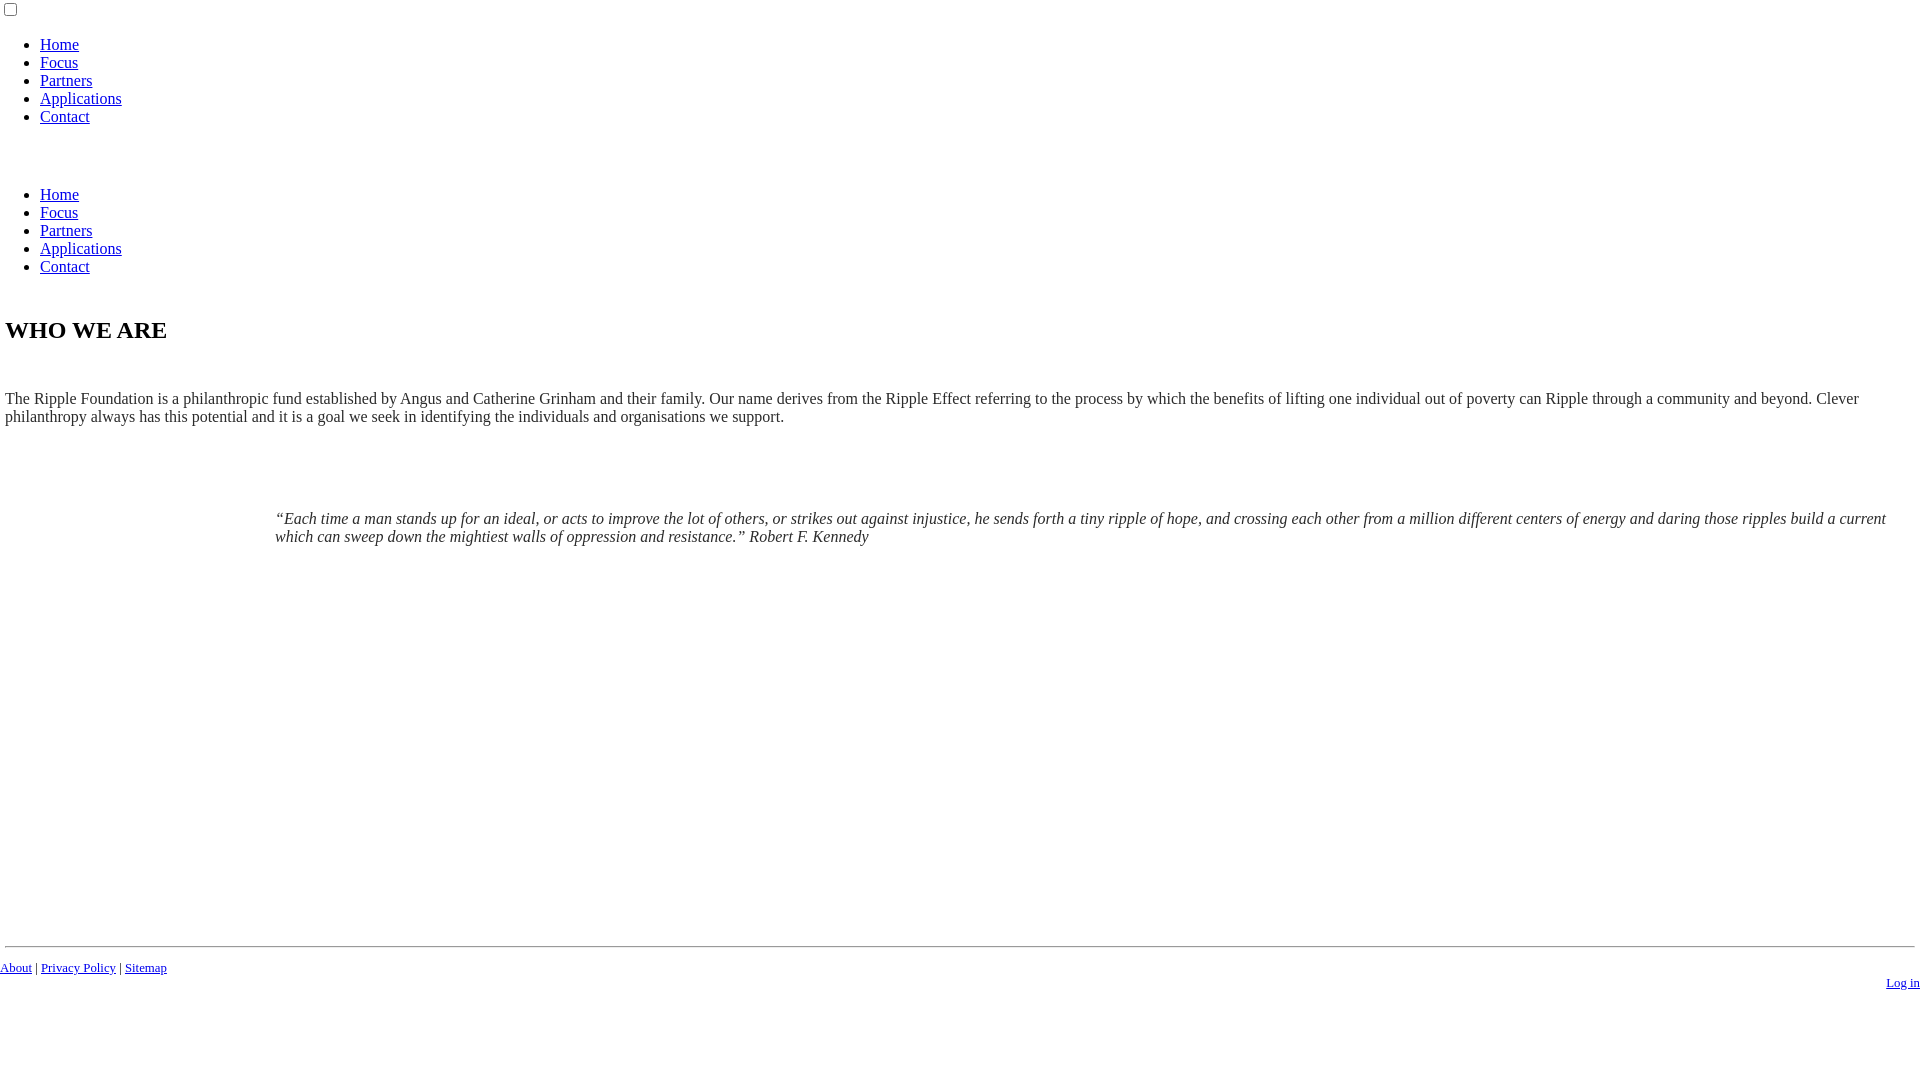 This screenshot has width=1920, height=1080. I want to click on 'Sitemap', so click(123, 967).